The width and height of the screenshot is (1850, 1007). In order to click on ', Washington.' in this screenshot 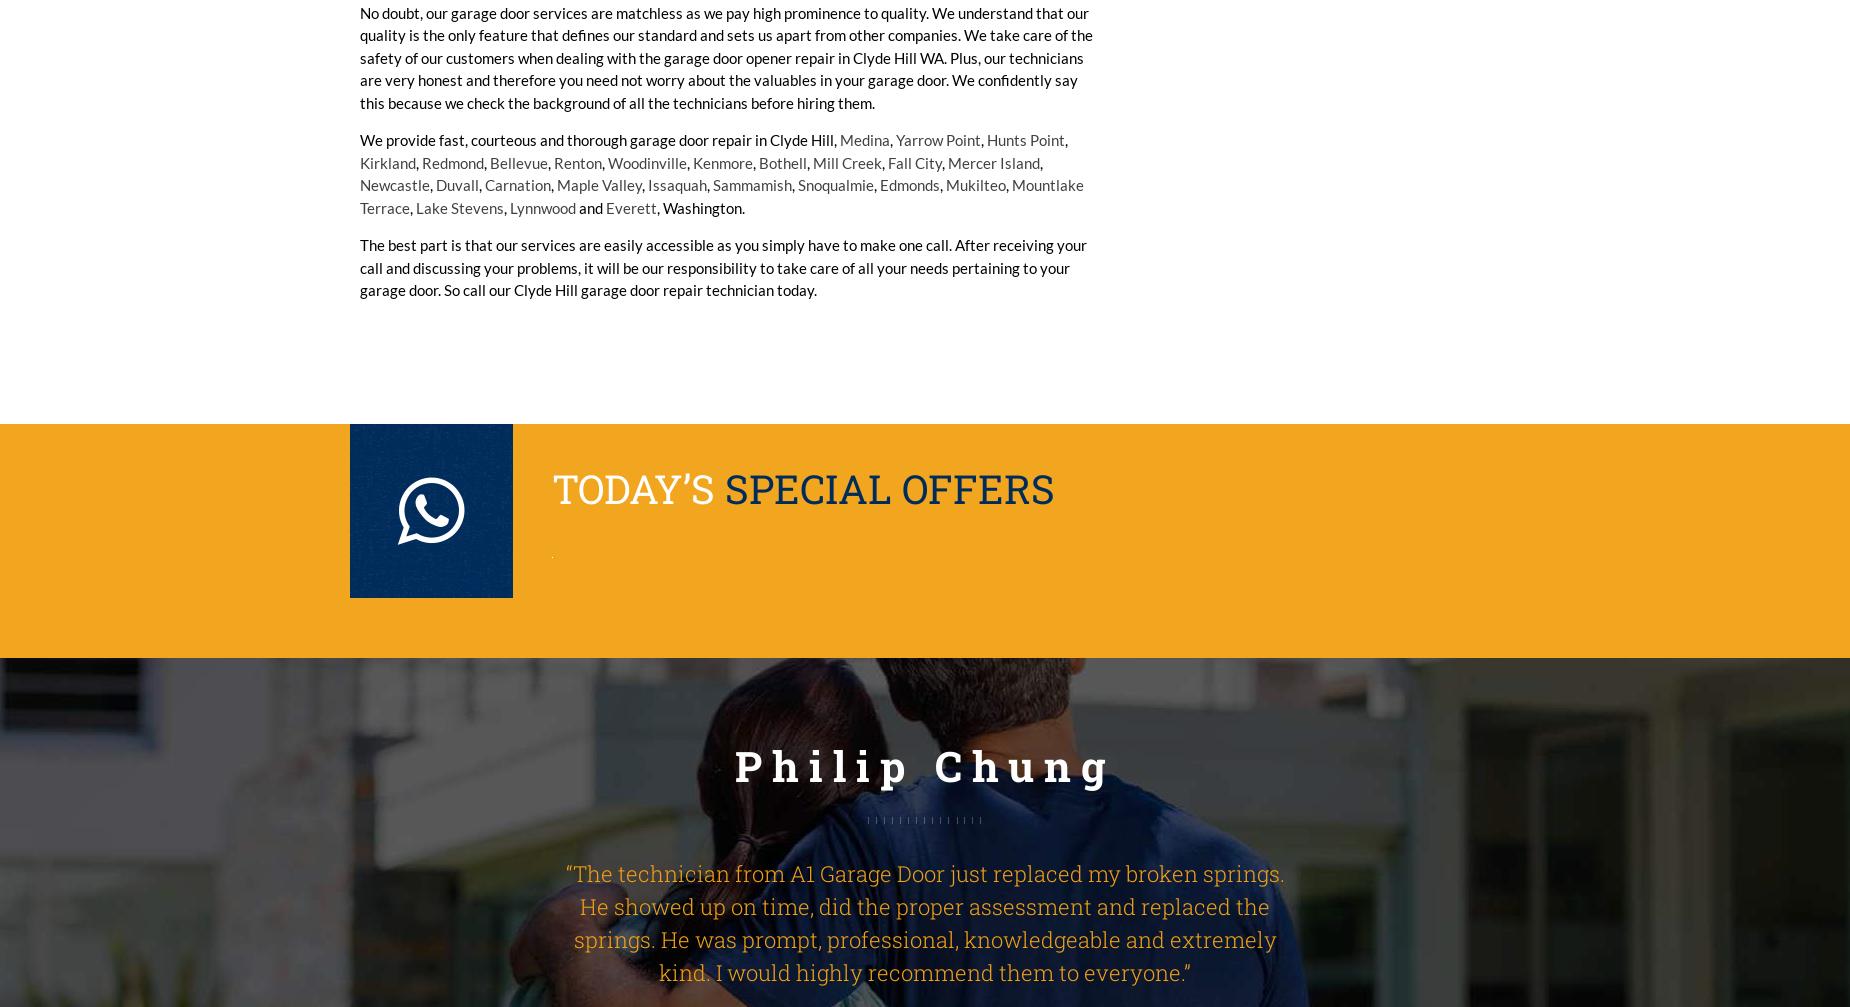, I will do `click(700, 207)`.